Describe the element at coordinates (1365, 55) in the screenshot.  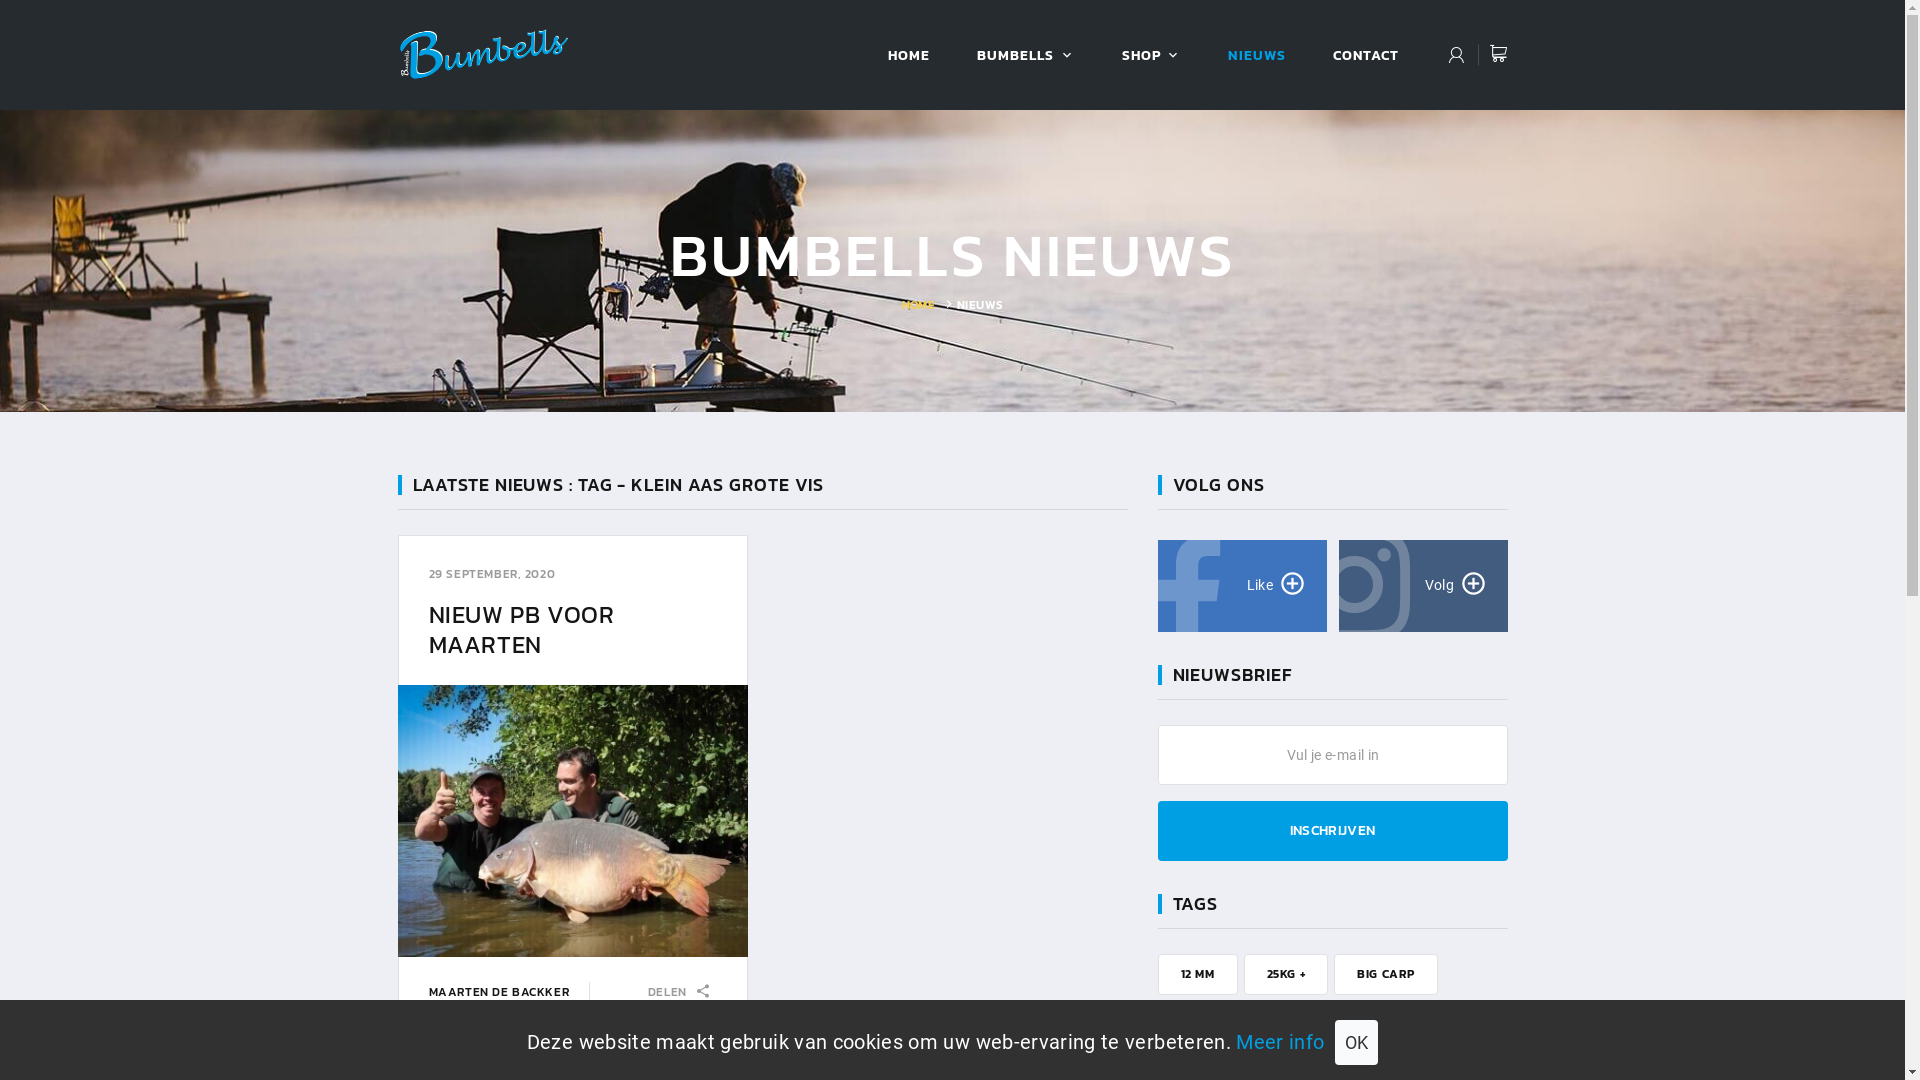
I see `'CONTACT'` at that location.